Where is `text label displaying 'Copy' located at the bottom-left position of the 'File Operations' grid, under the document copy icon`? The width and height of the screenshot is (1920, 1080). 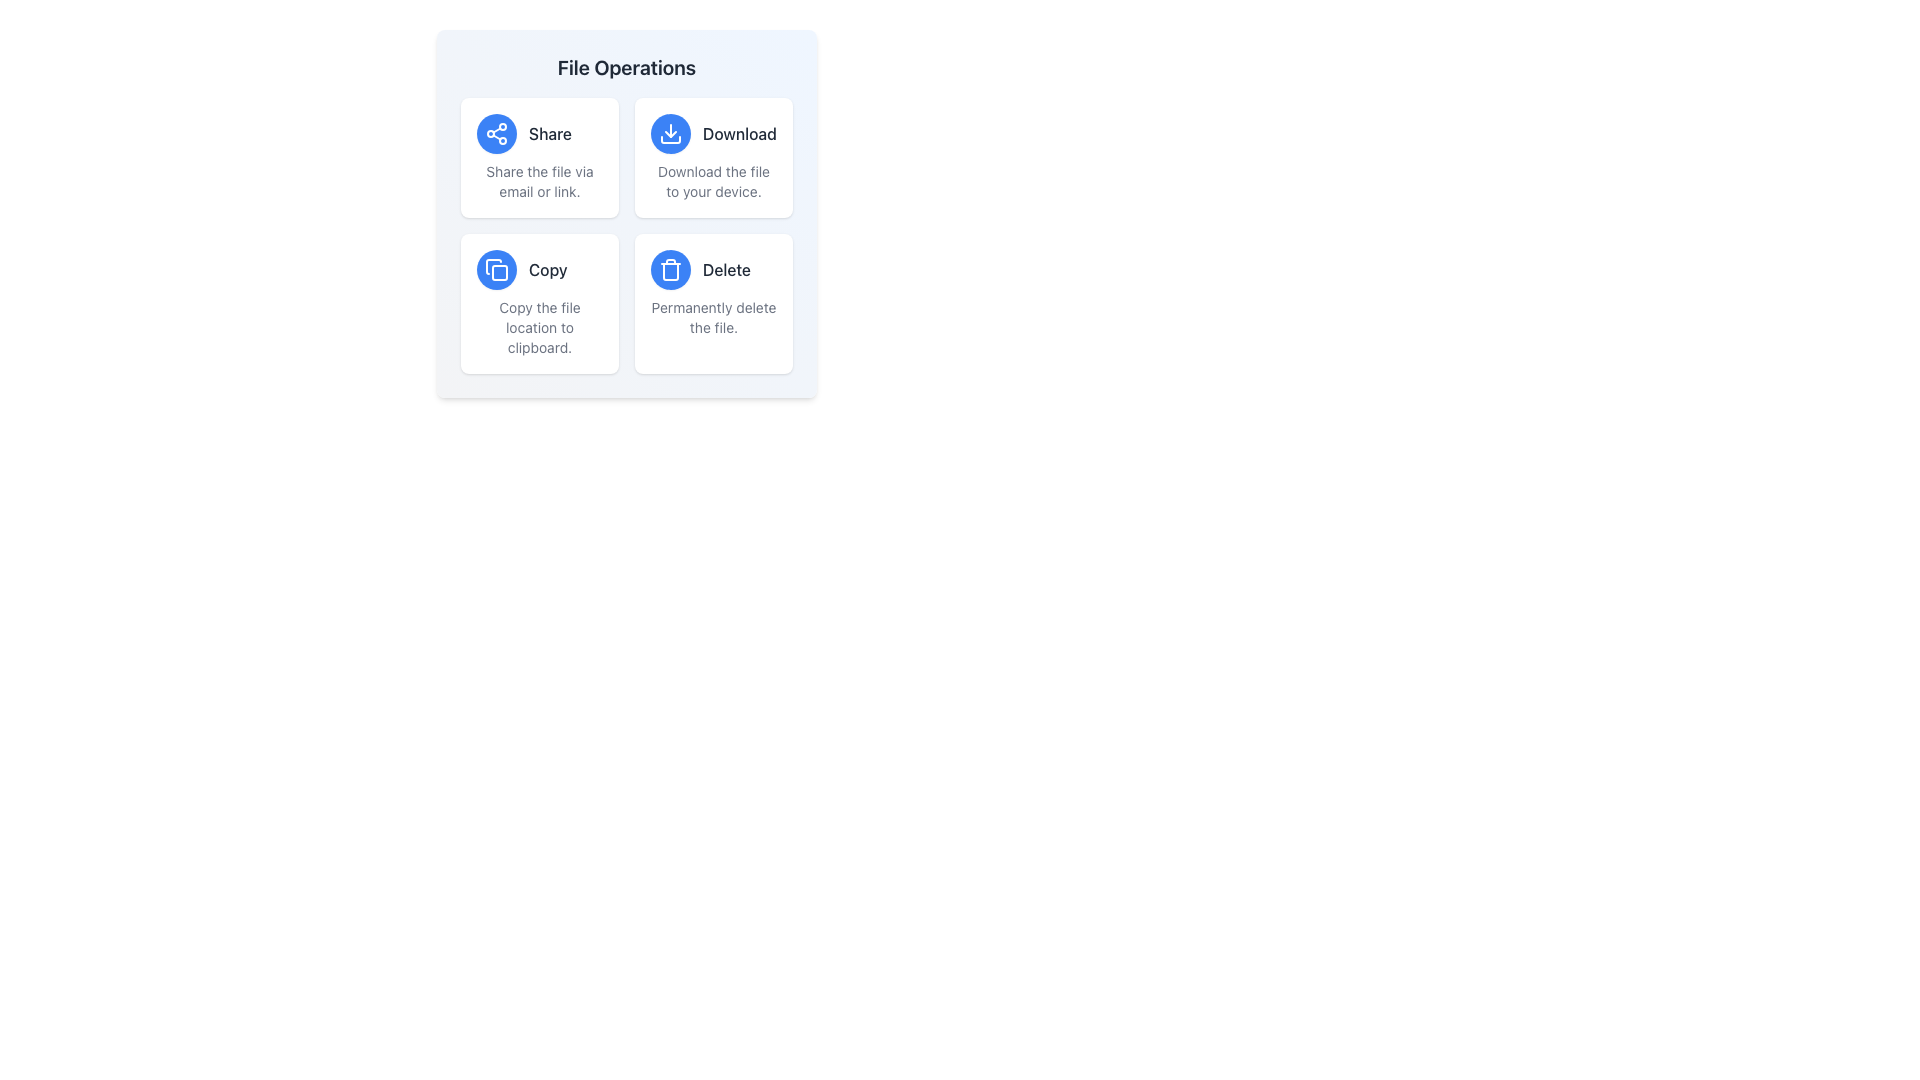 text label displaying 'Copy' located at the bottom-left position of the 'File Operations' grid, under the document copy icon is located at coordinates (548, 270).